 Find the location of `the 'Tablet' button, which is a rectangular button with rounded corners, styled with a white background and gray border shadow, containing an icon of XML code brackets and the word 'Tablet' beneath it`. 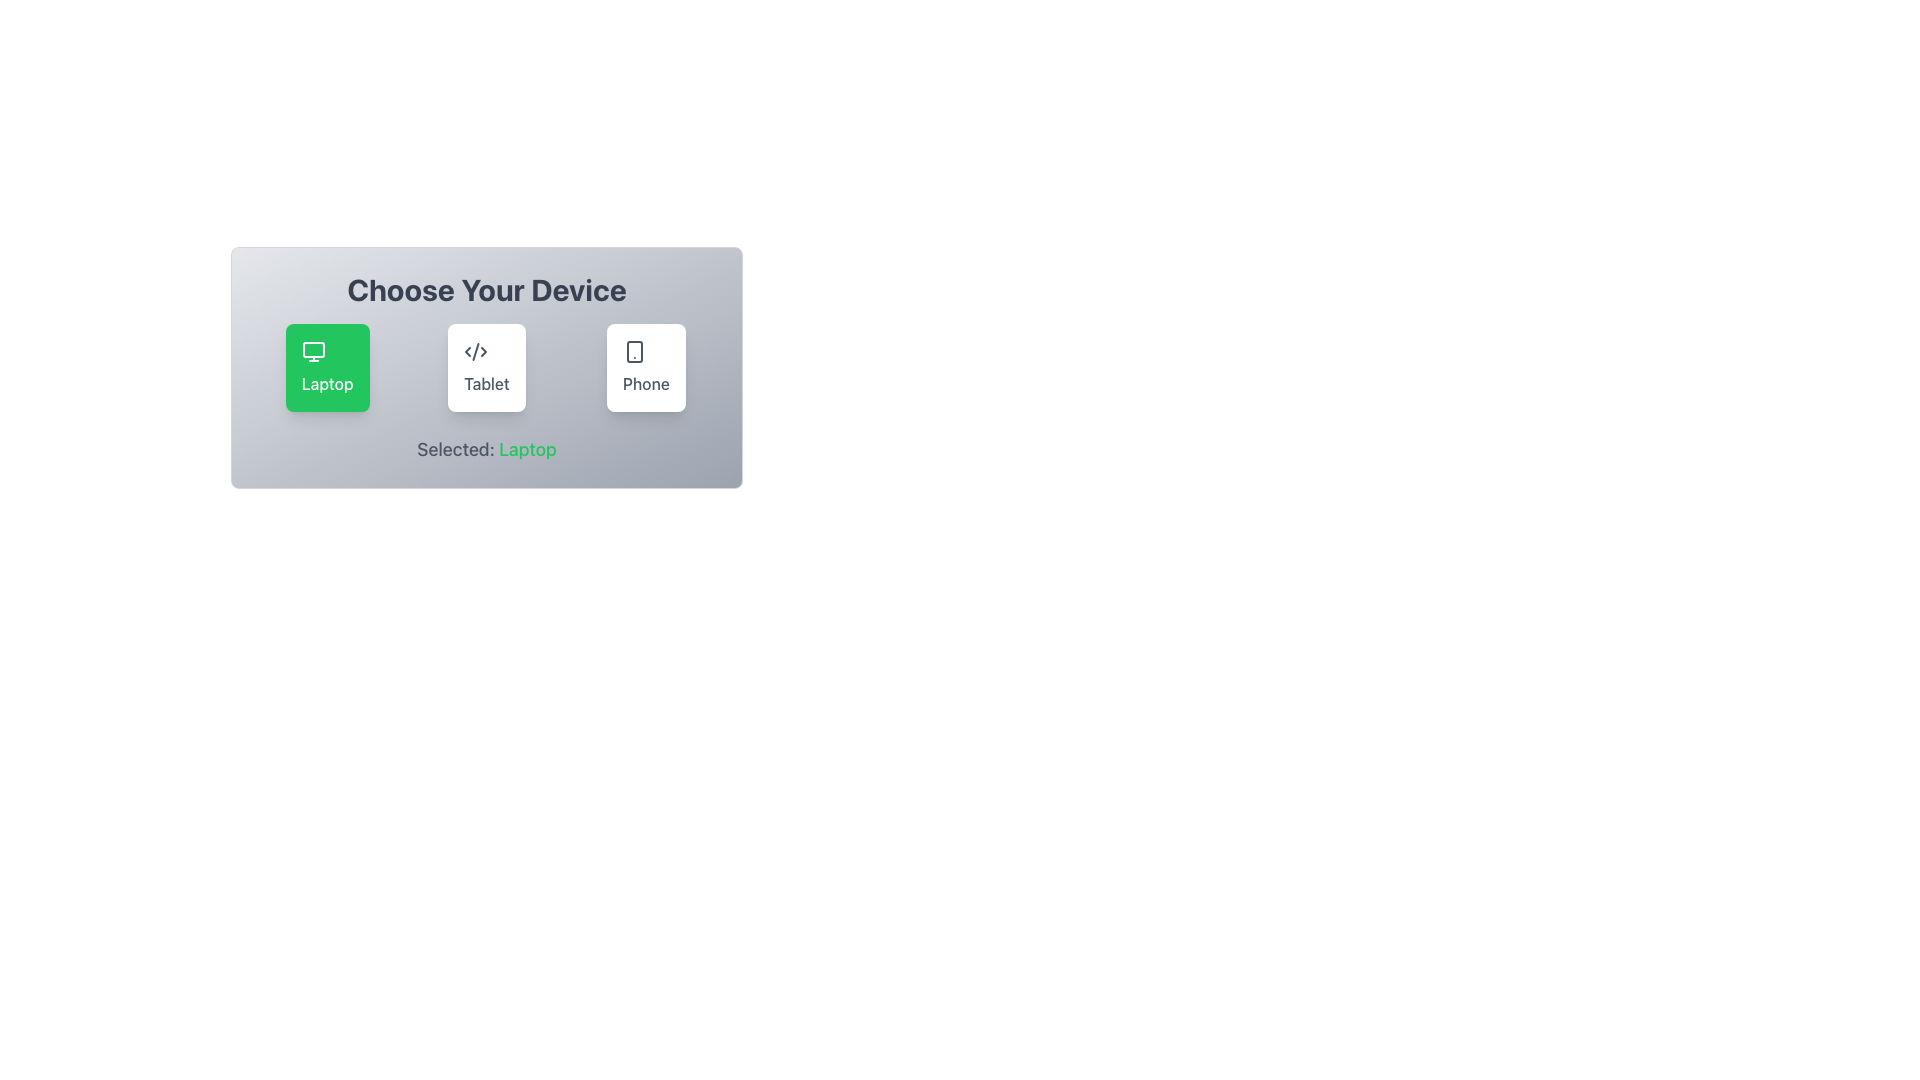

the 'Tablet' button, which is a rectangular button with rounded corners, styled with a white background and gray border shadow, containing an icon of XML code brackets and the word 'Tablet' beneath it is located at coordinates (486, 367).